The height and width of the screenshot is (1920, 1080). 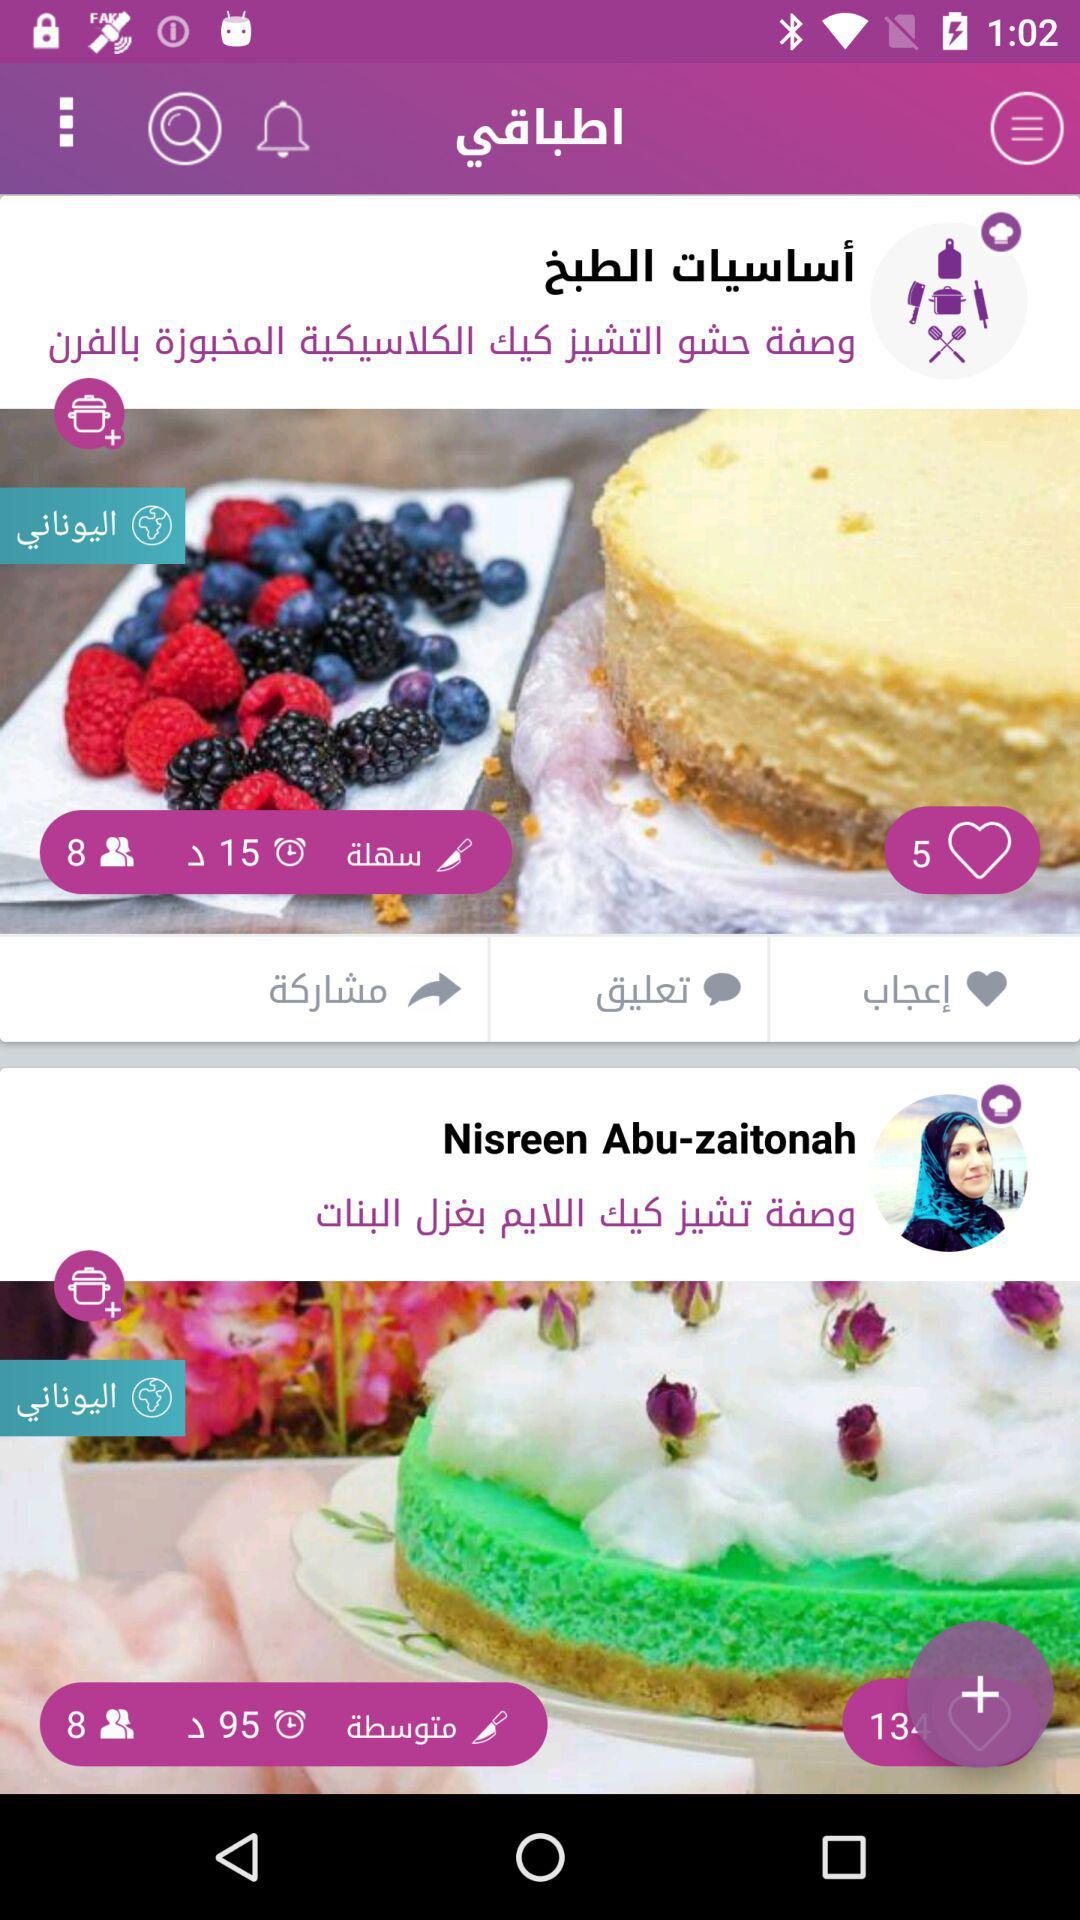 What do you see at coordinates (947, 300) in the screenshot?
I see `the label below the menu button` at bounding box center [947, 300].